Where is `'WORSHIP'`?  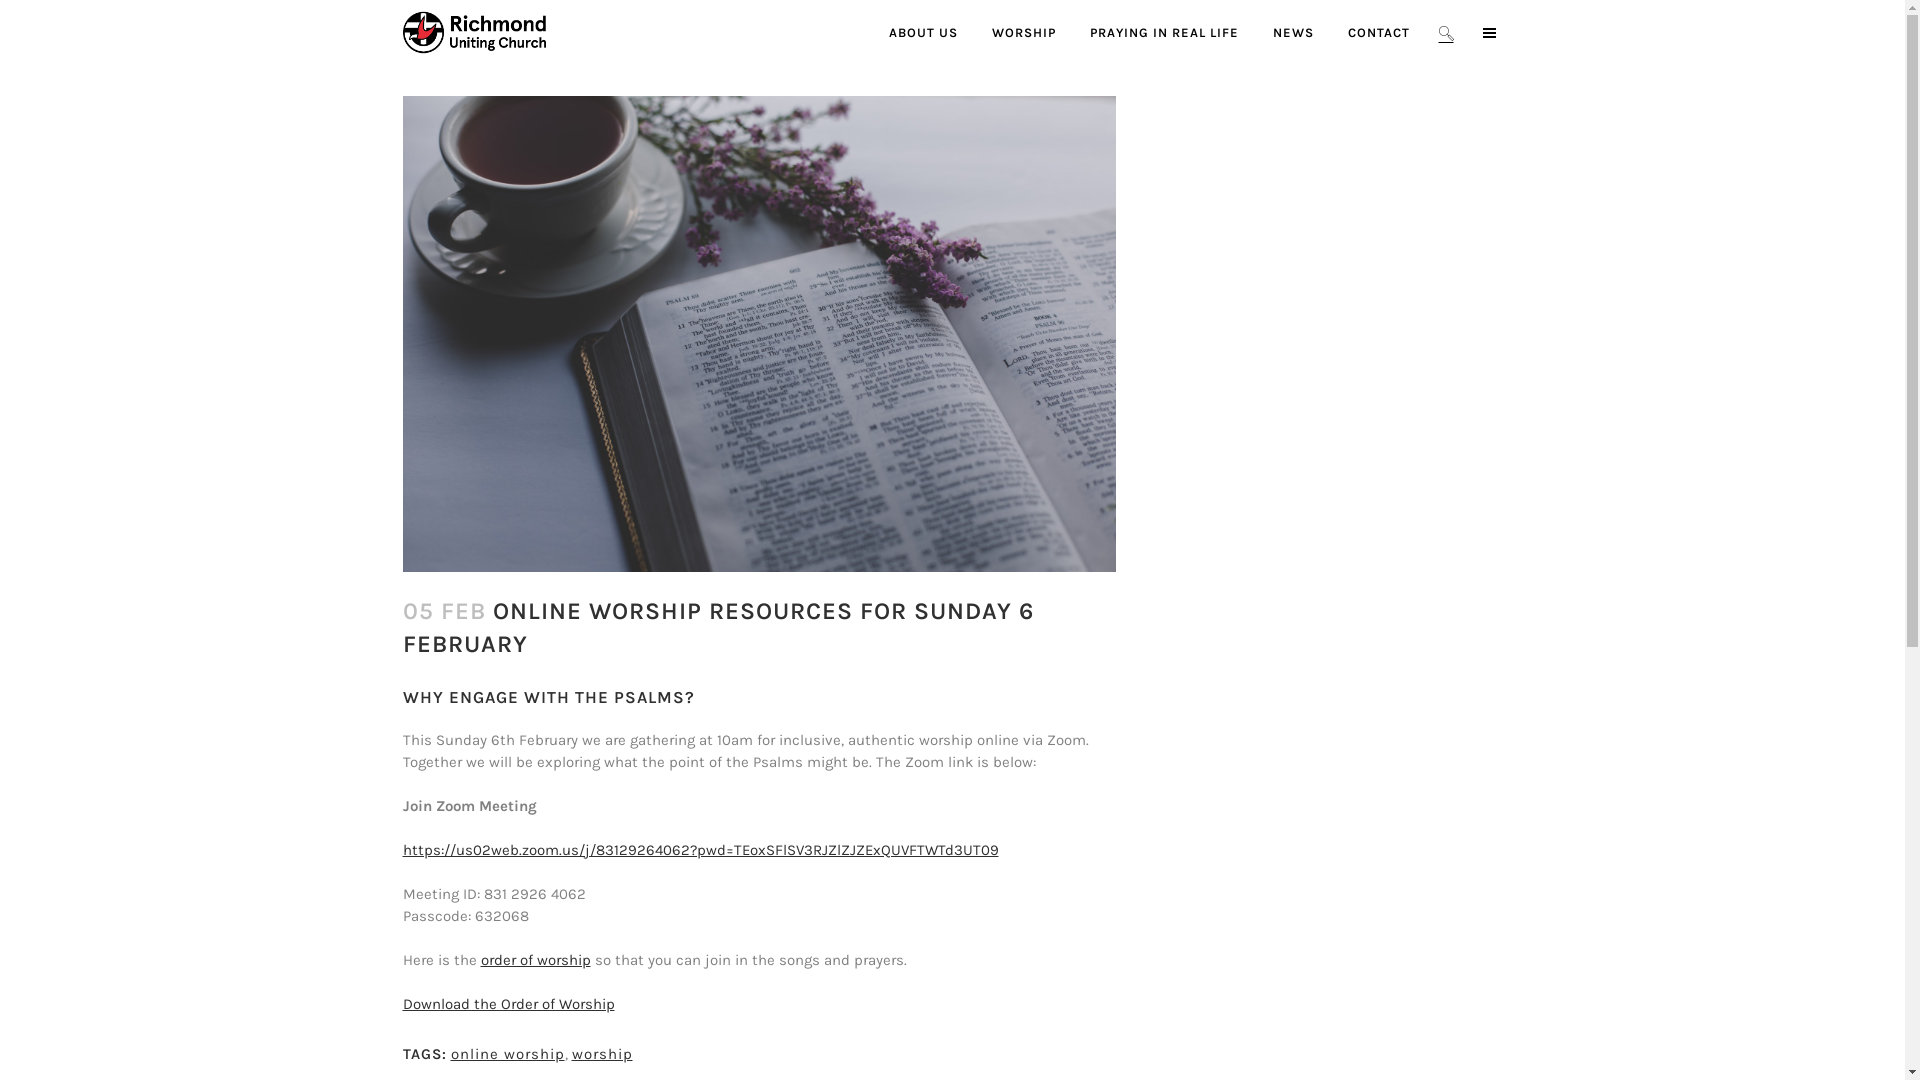 'WORSHIP' is located at coordinates (1022, 32).